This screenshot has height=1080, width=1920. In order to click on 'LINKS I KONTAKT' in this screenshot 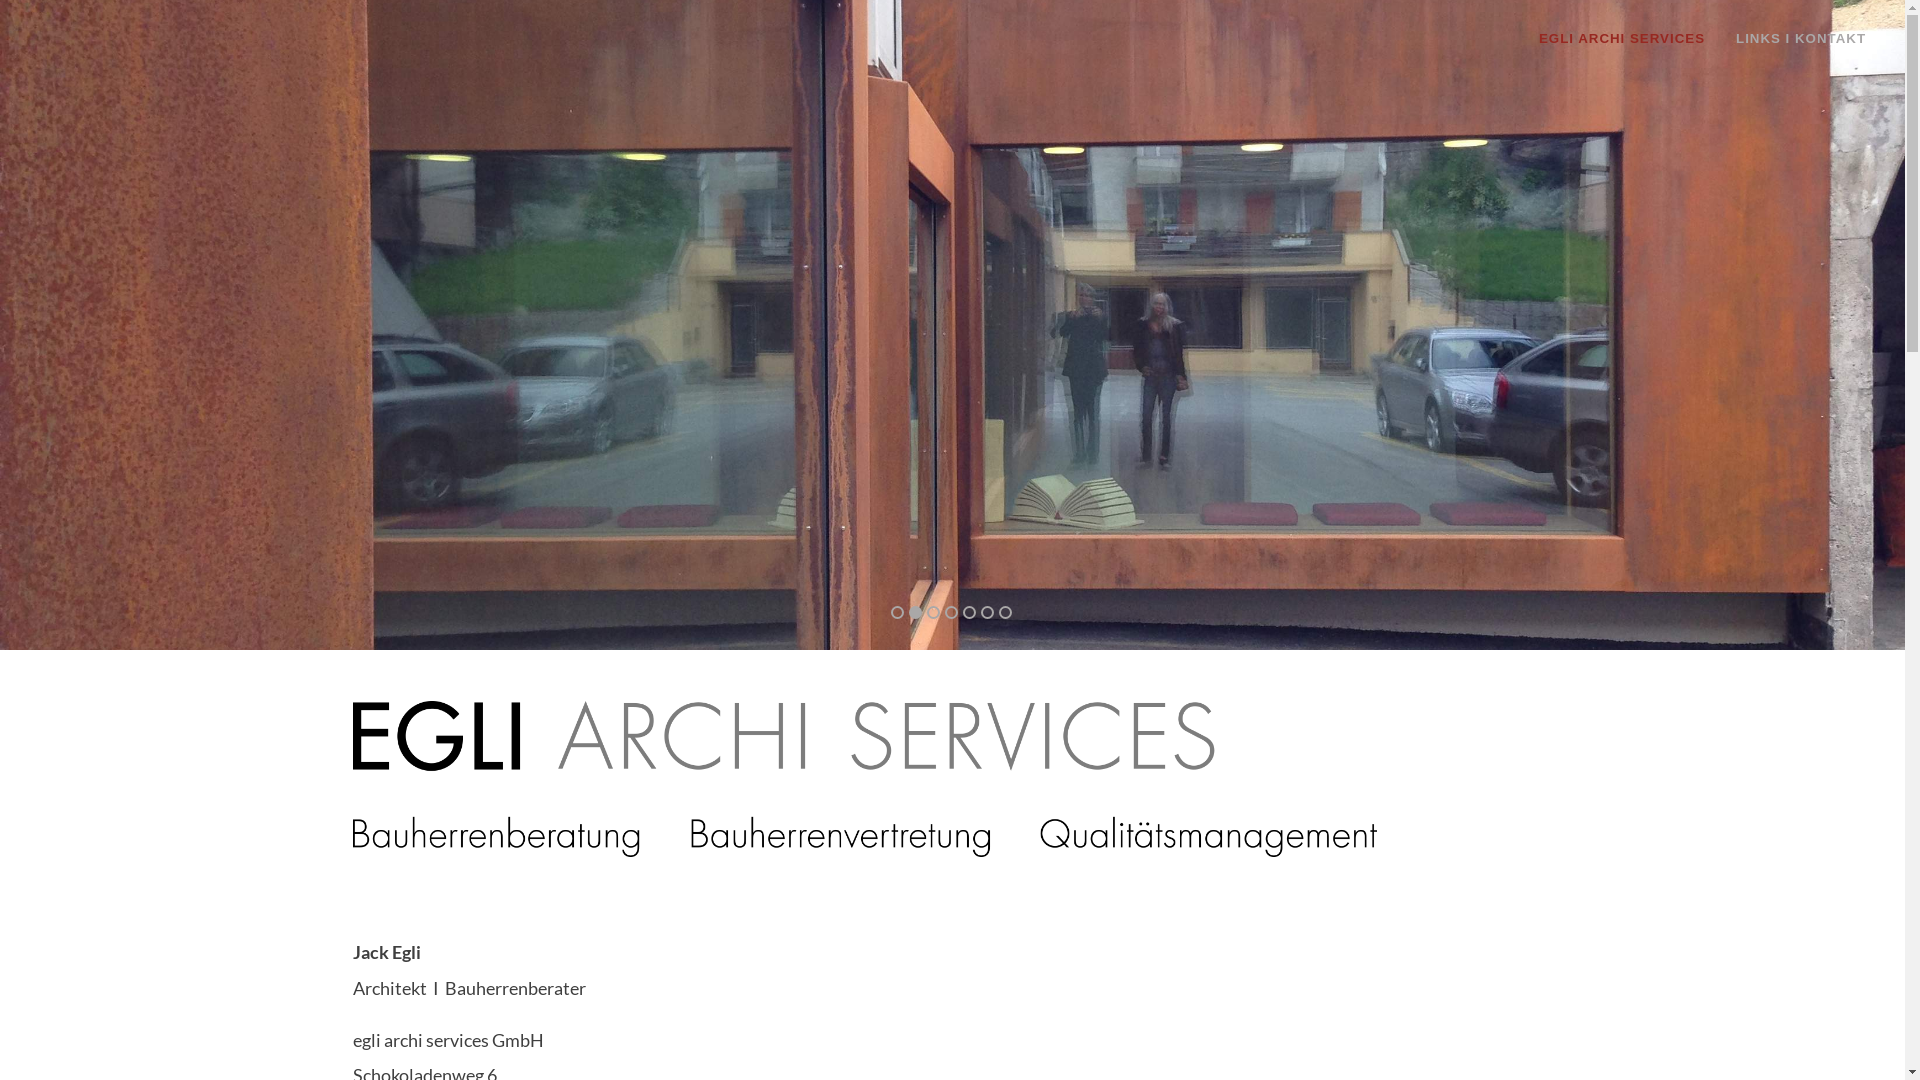, I will do `click(1721, 38)`.